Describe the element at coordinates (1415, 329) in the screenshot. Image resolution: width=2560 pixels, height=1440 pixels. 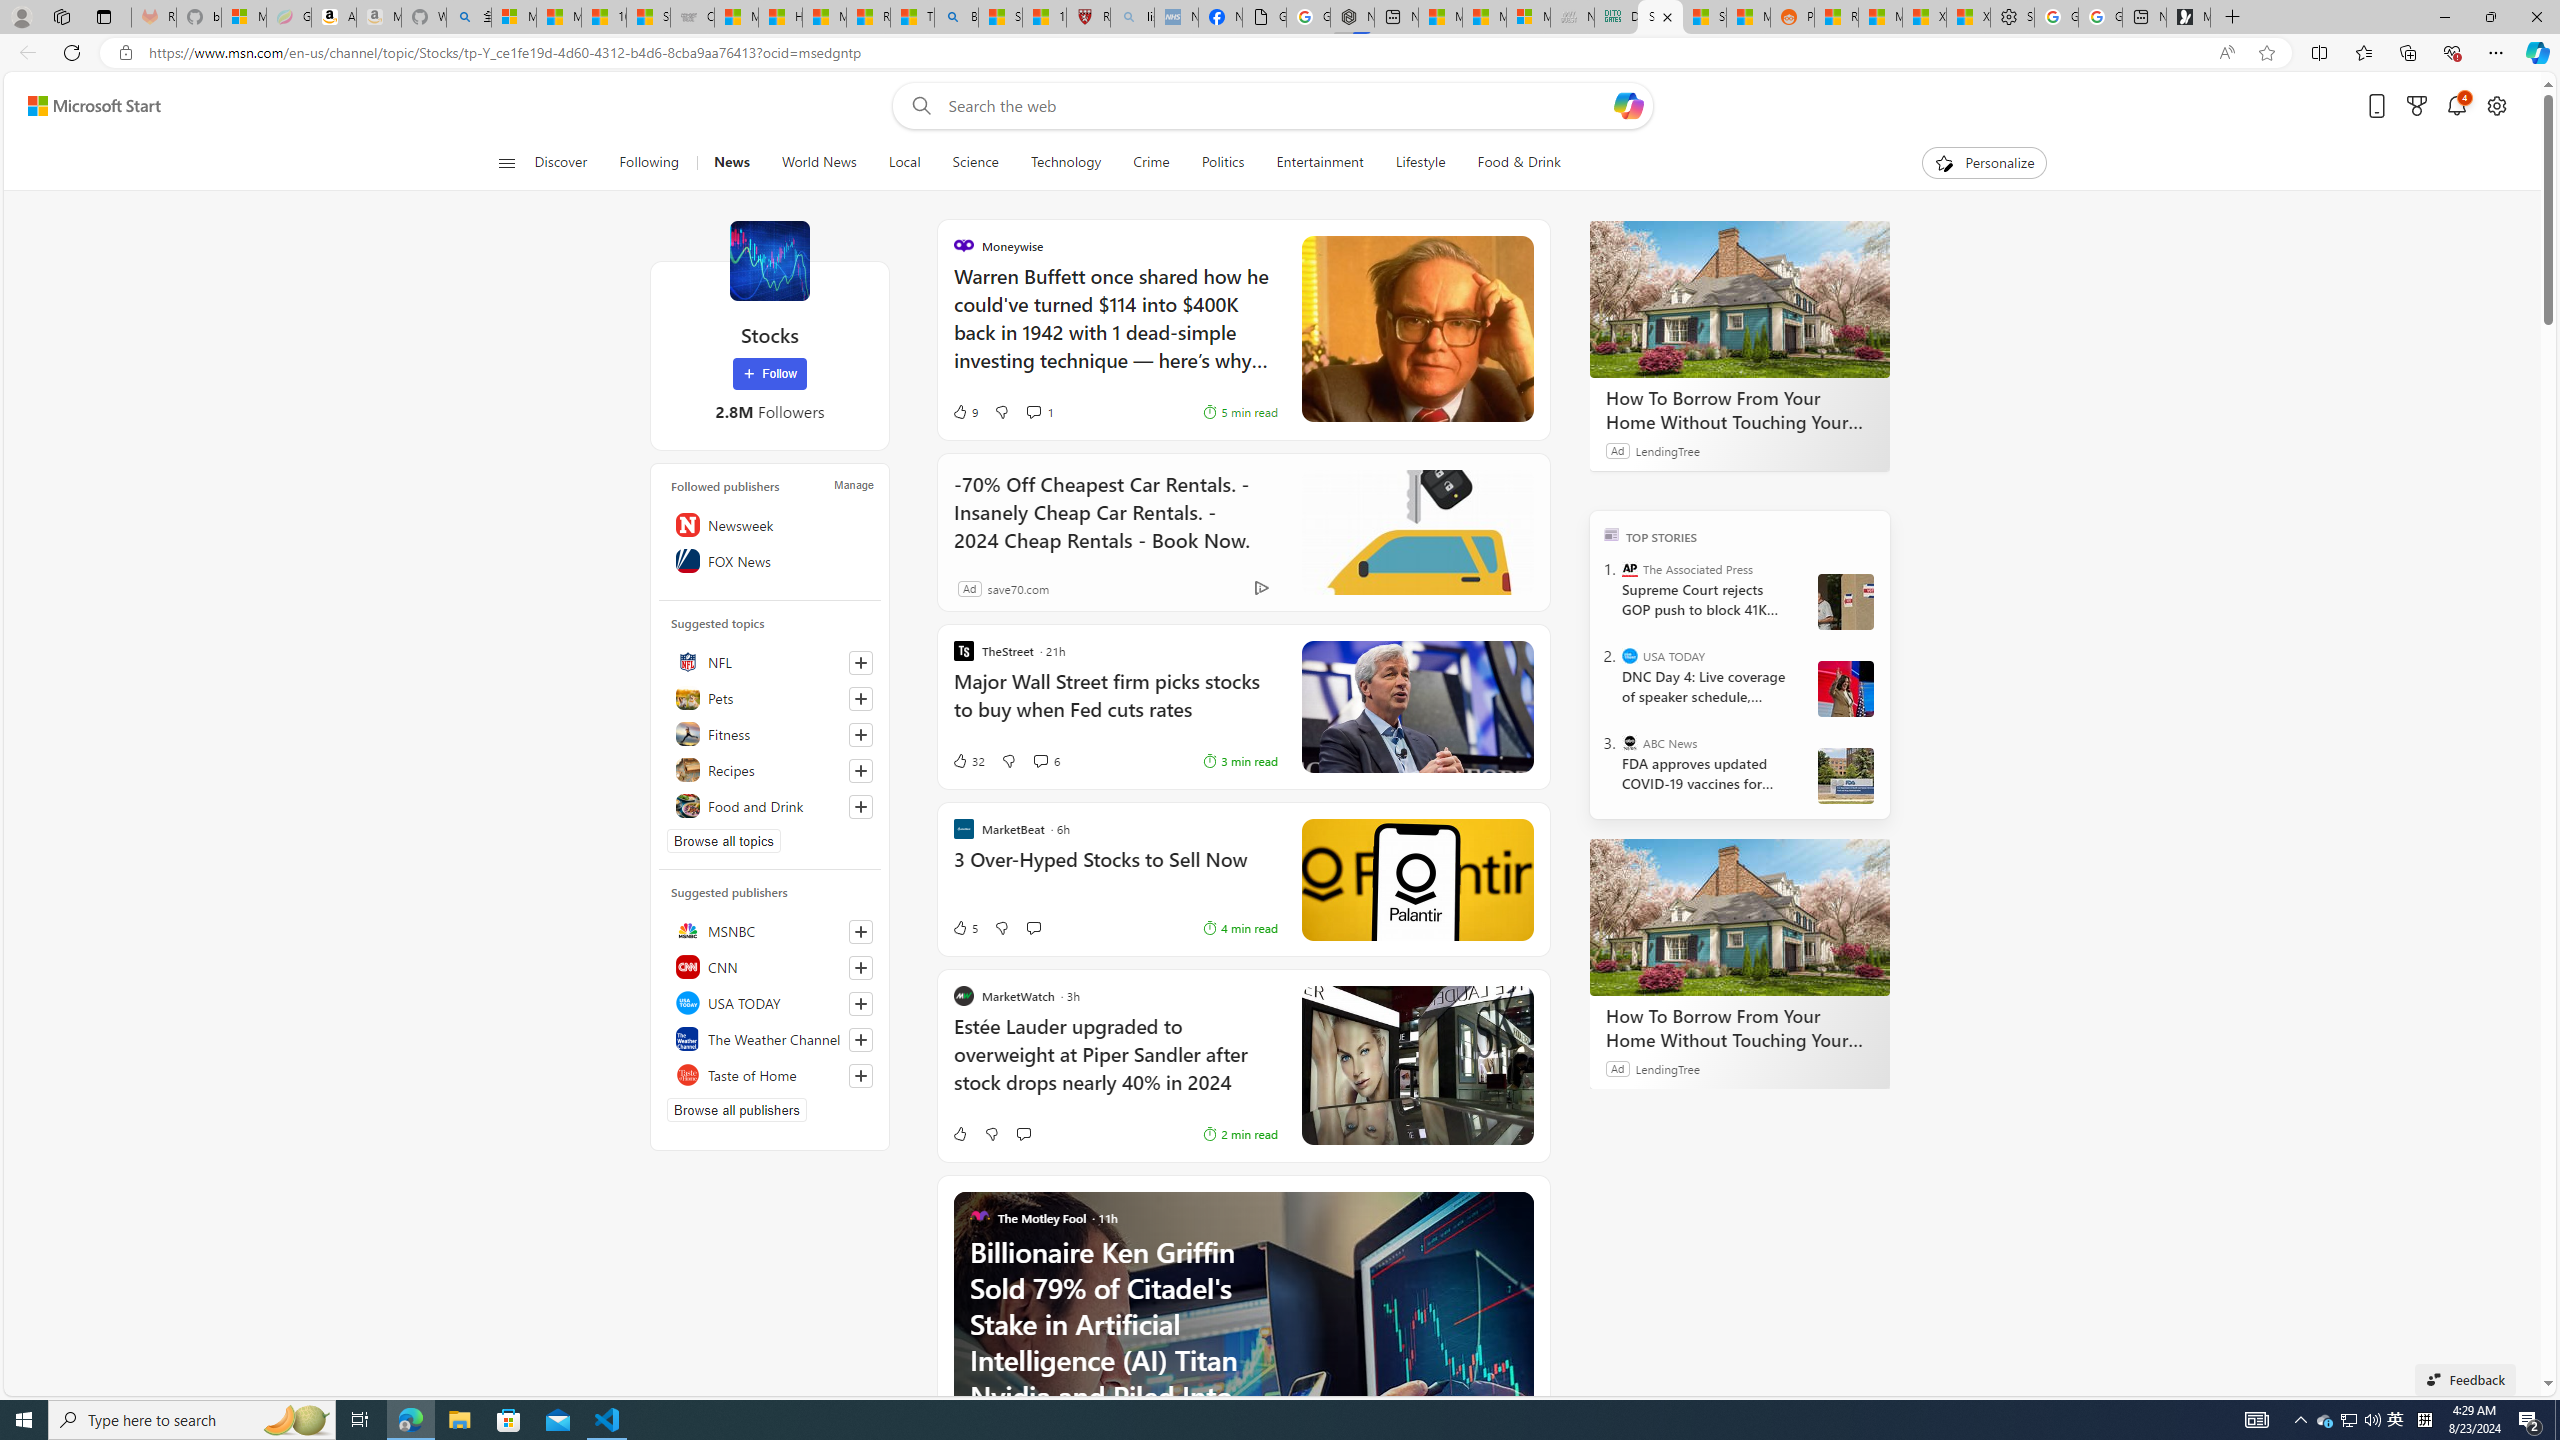
I see `'Warren Buffett shares dead-simple investing lesson'` at that location.